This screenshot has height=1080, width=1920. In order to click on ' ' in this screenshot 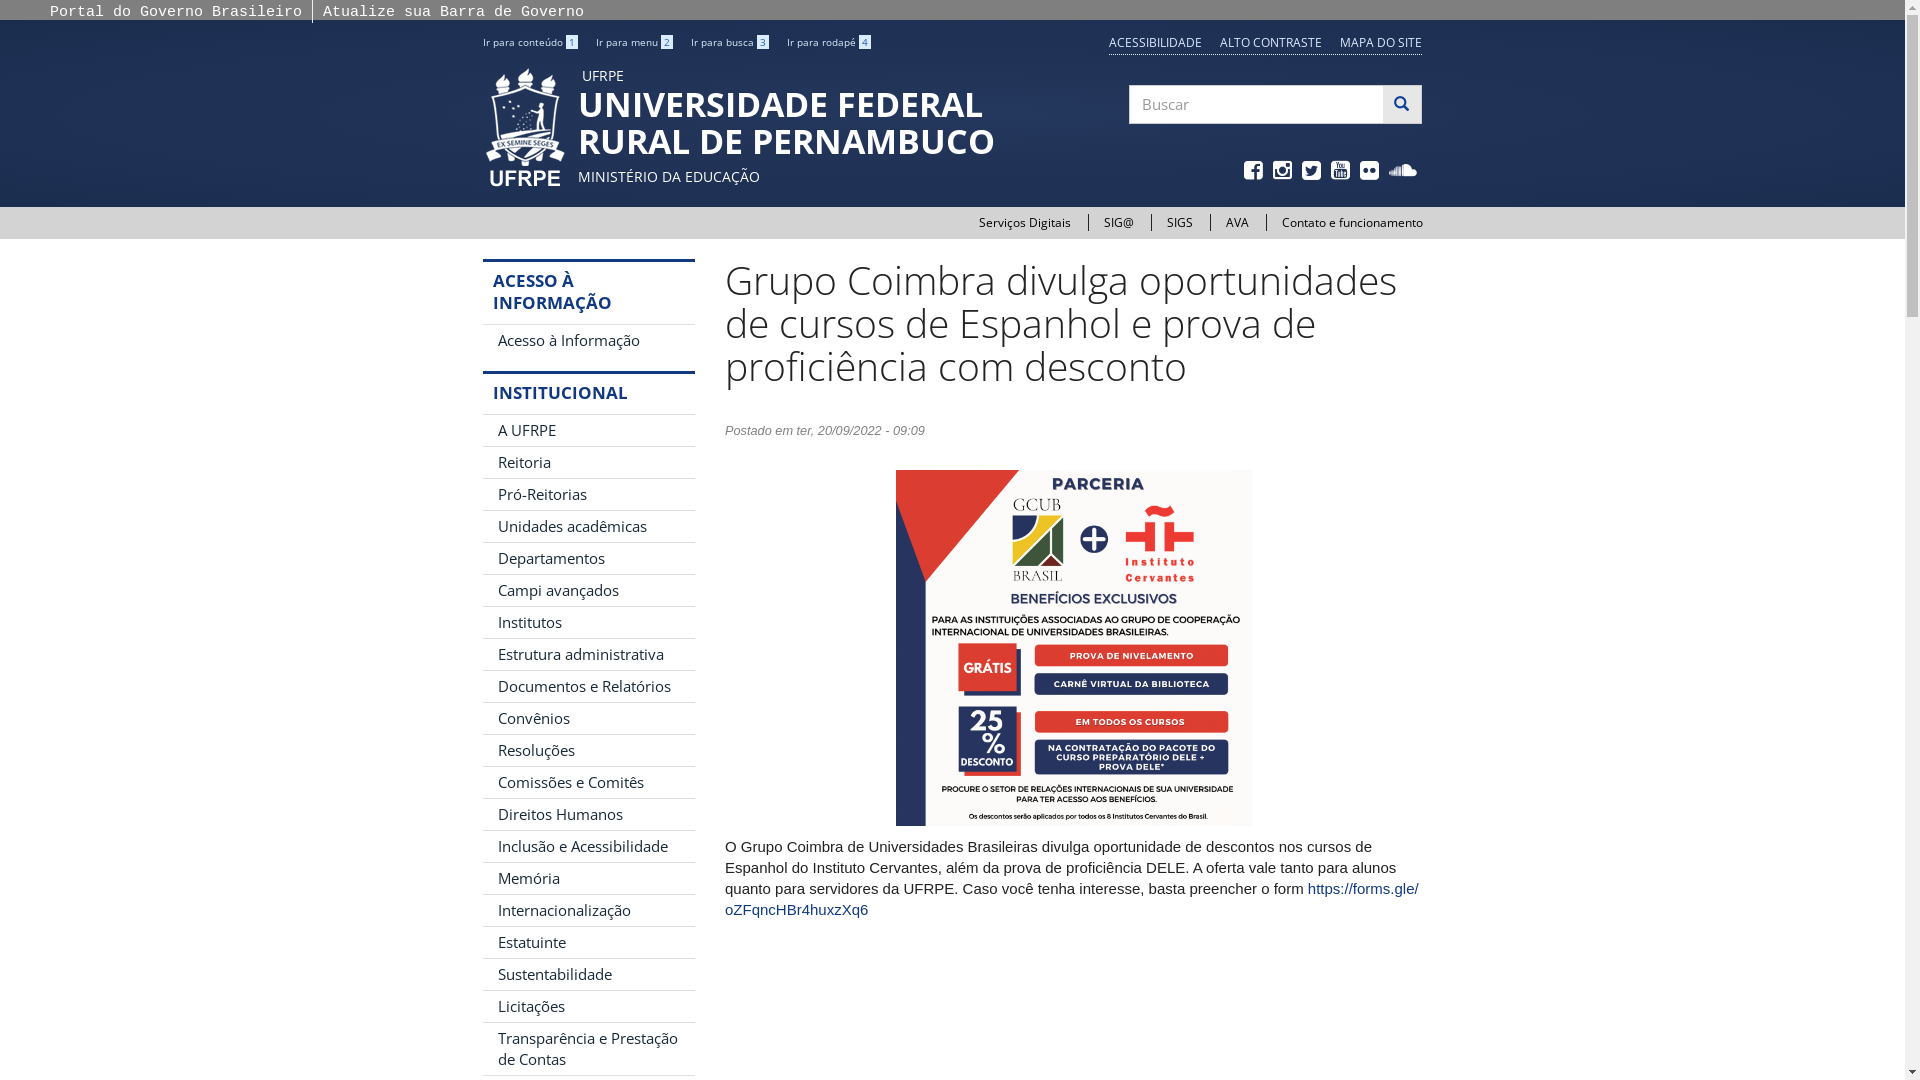, I will do `click(1342, 171)`.